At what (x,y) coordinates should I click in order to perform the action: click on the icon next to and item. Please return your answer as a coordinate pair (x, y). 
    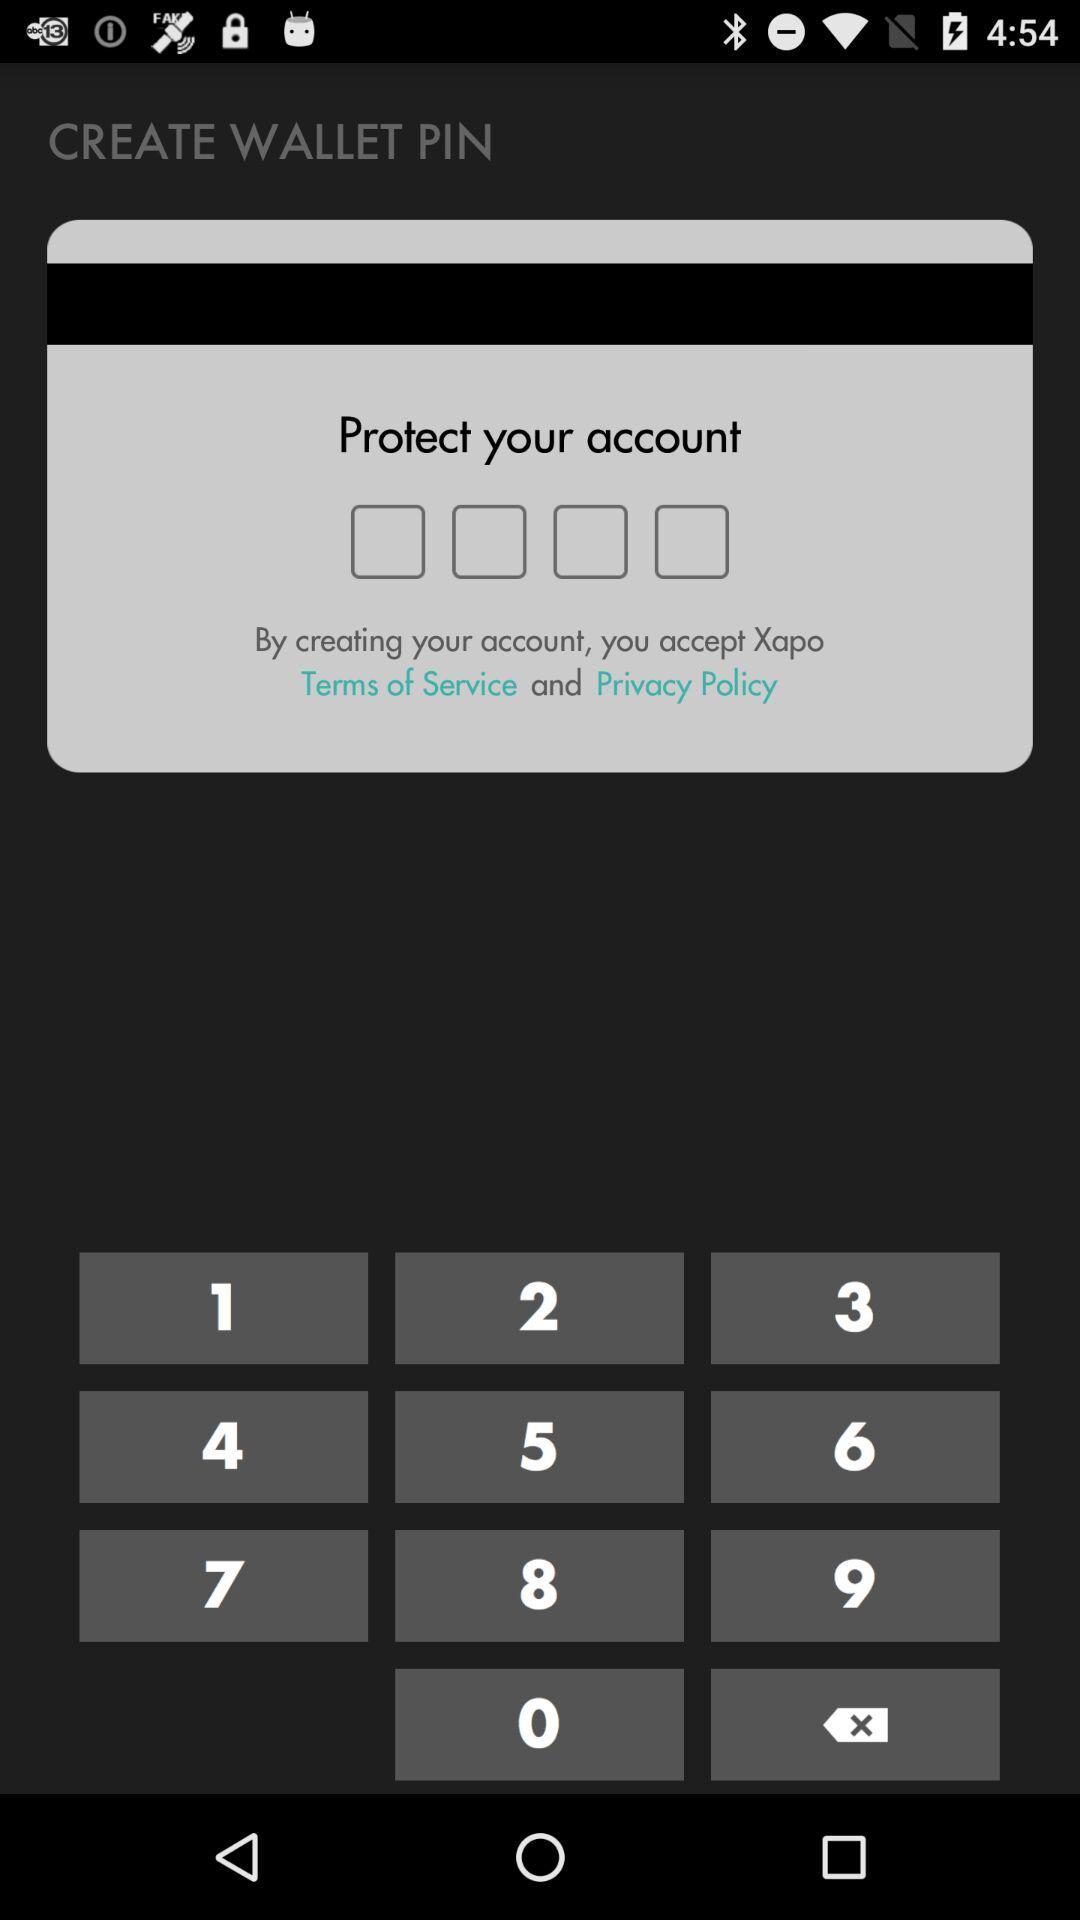
    Looking at the image, I should click on (685, 683).